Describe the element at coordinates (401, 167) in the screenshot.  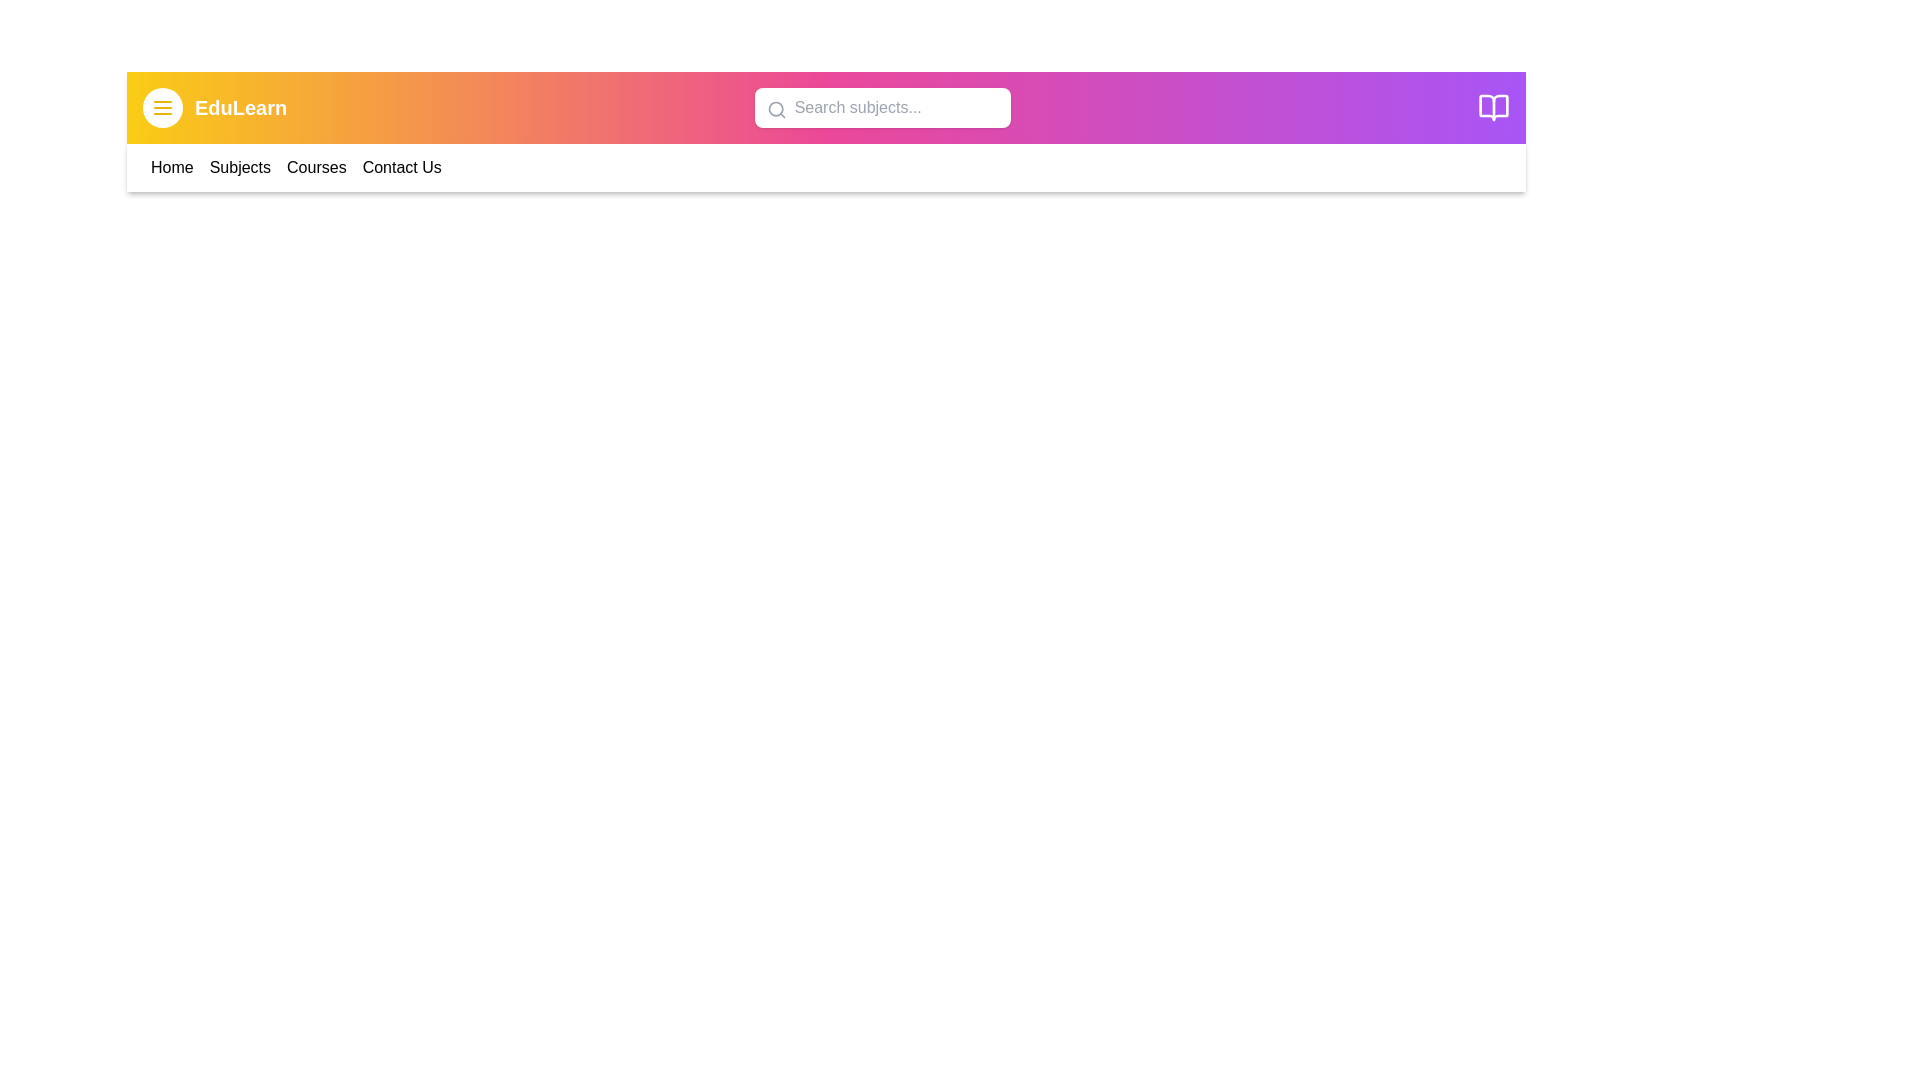
I see `the navigation link Contact Us in the navigation bar` at that location.